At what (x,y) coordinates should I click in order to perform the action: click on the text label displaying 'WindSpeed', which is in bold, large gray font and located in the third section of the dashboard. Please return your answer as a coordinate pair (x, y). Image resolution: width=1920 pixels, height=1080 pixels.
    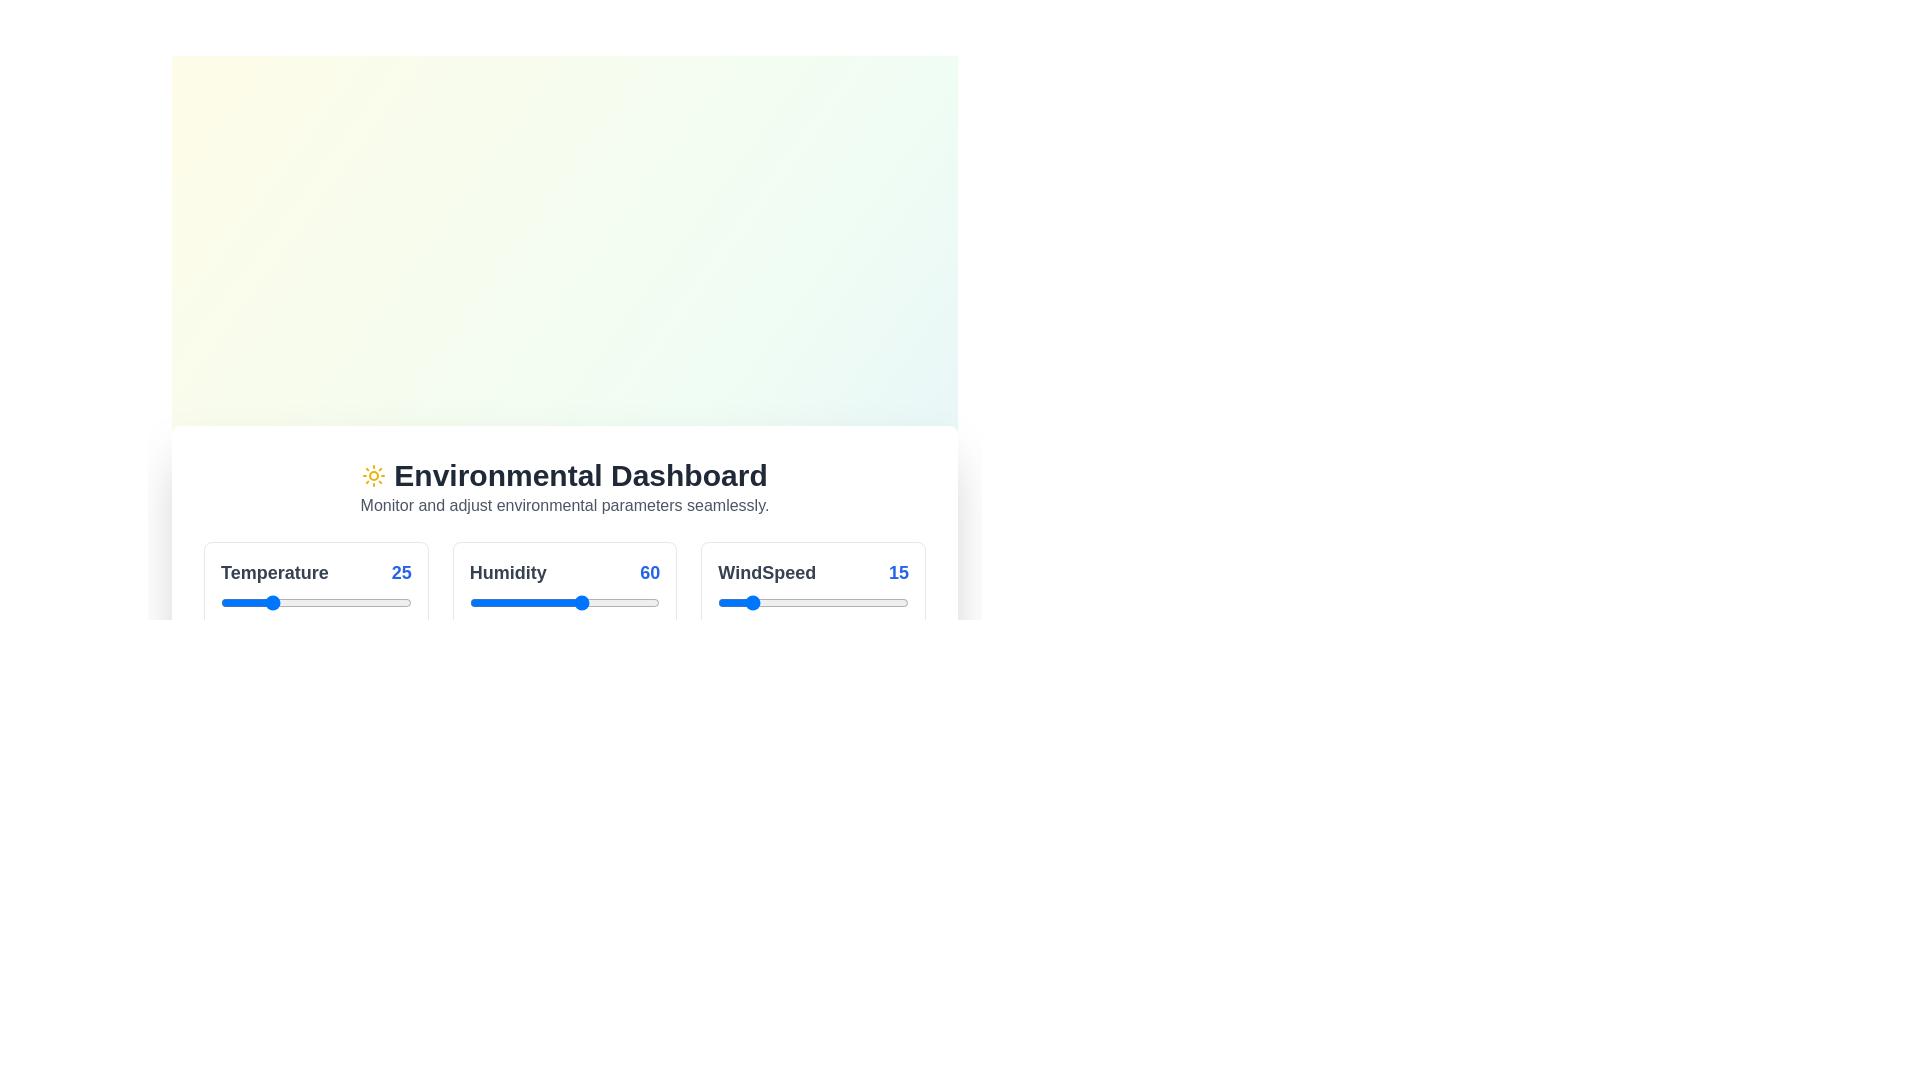
    Looking at the image, I should click on (766, 572).